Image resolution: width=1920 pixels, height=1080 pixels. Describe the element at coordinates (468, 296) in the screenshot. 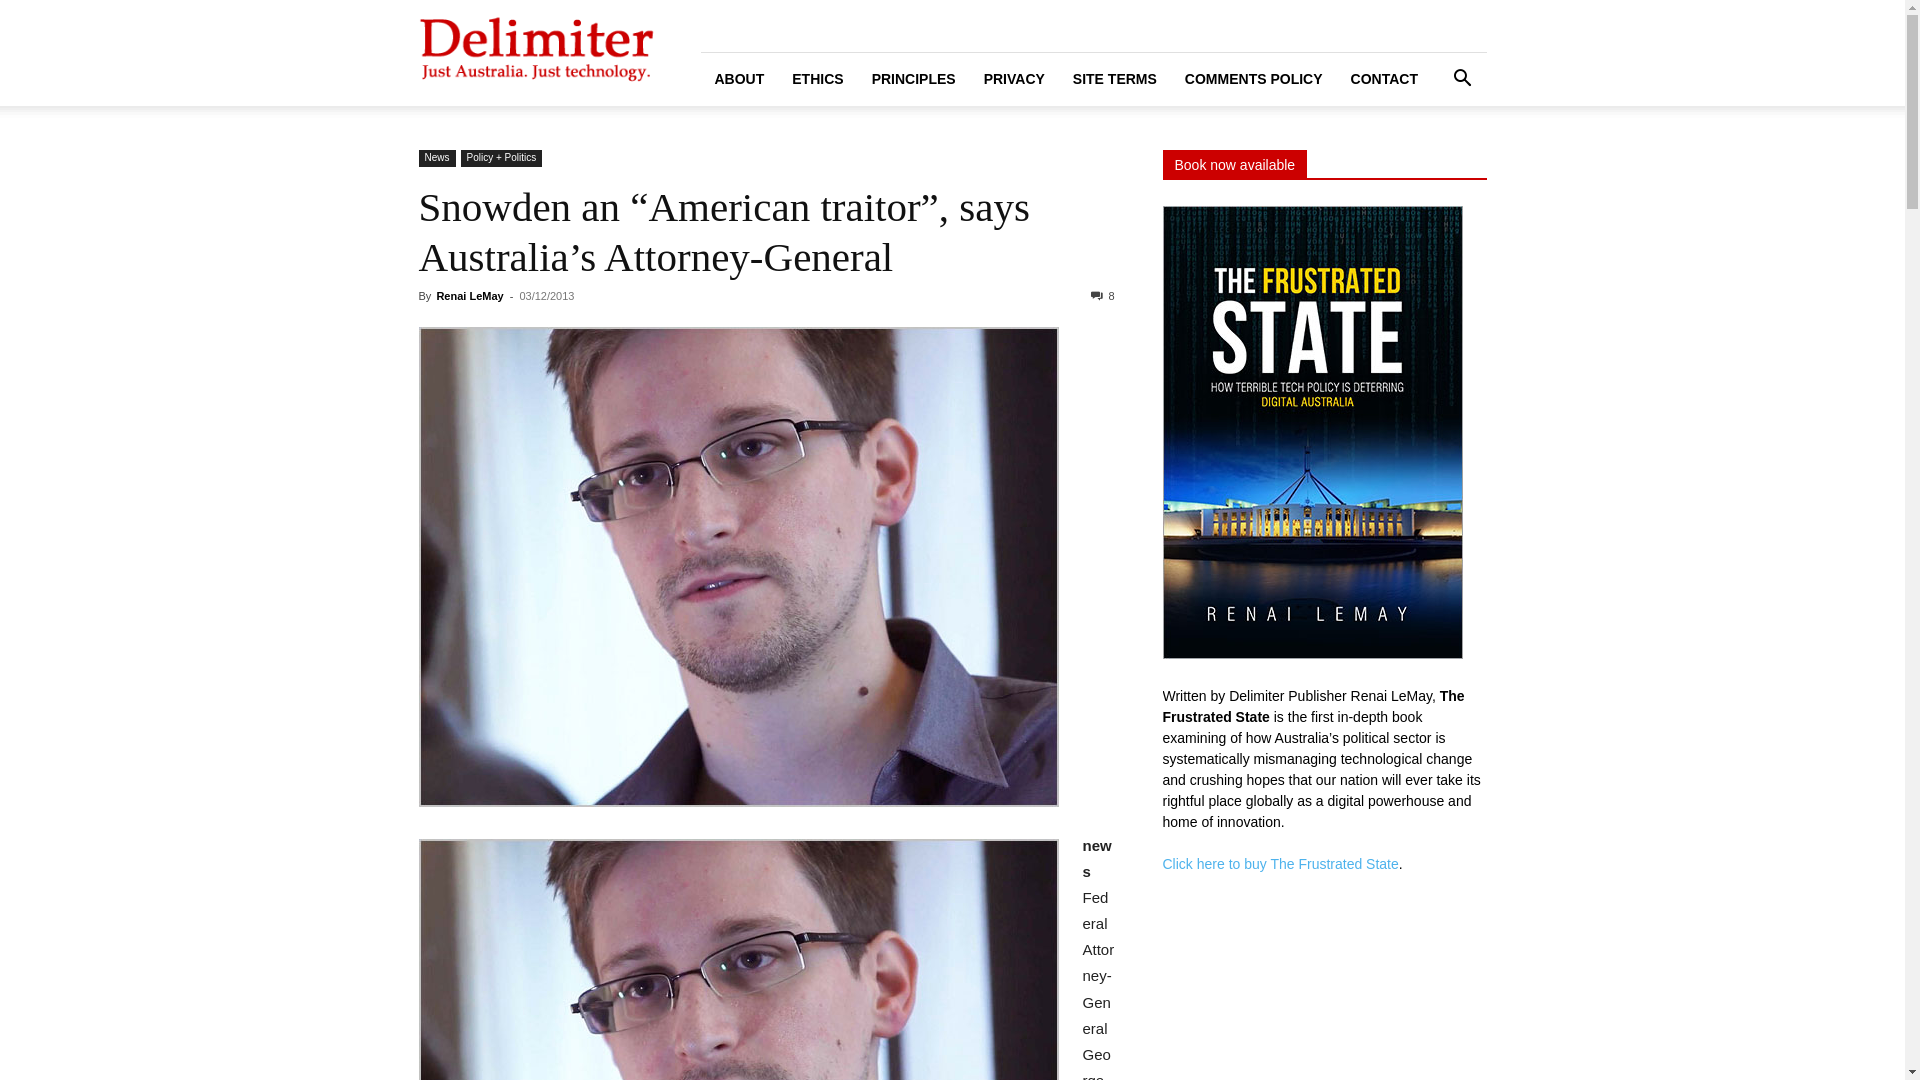

I see `'Renai LeMay'` at that location.